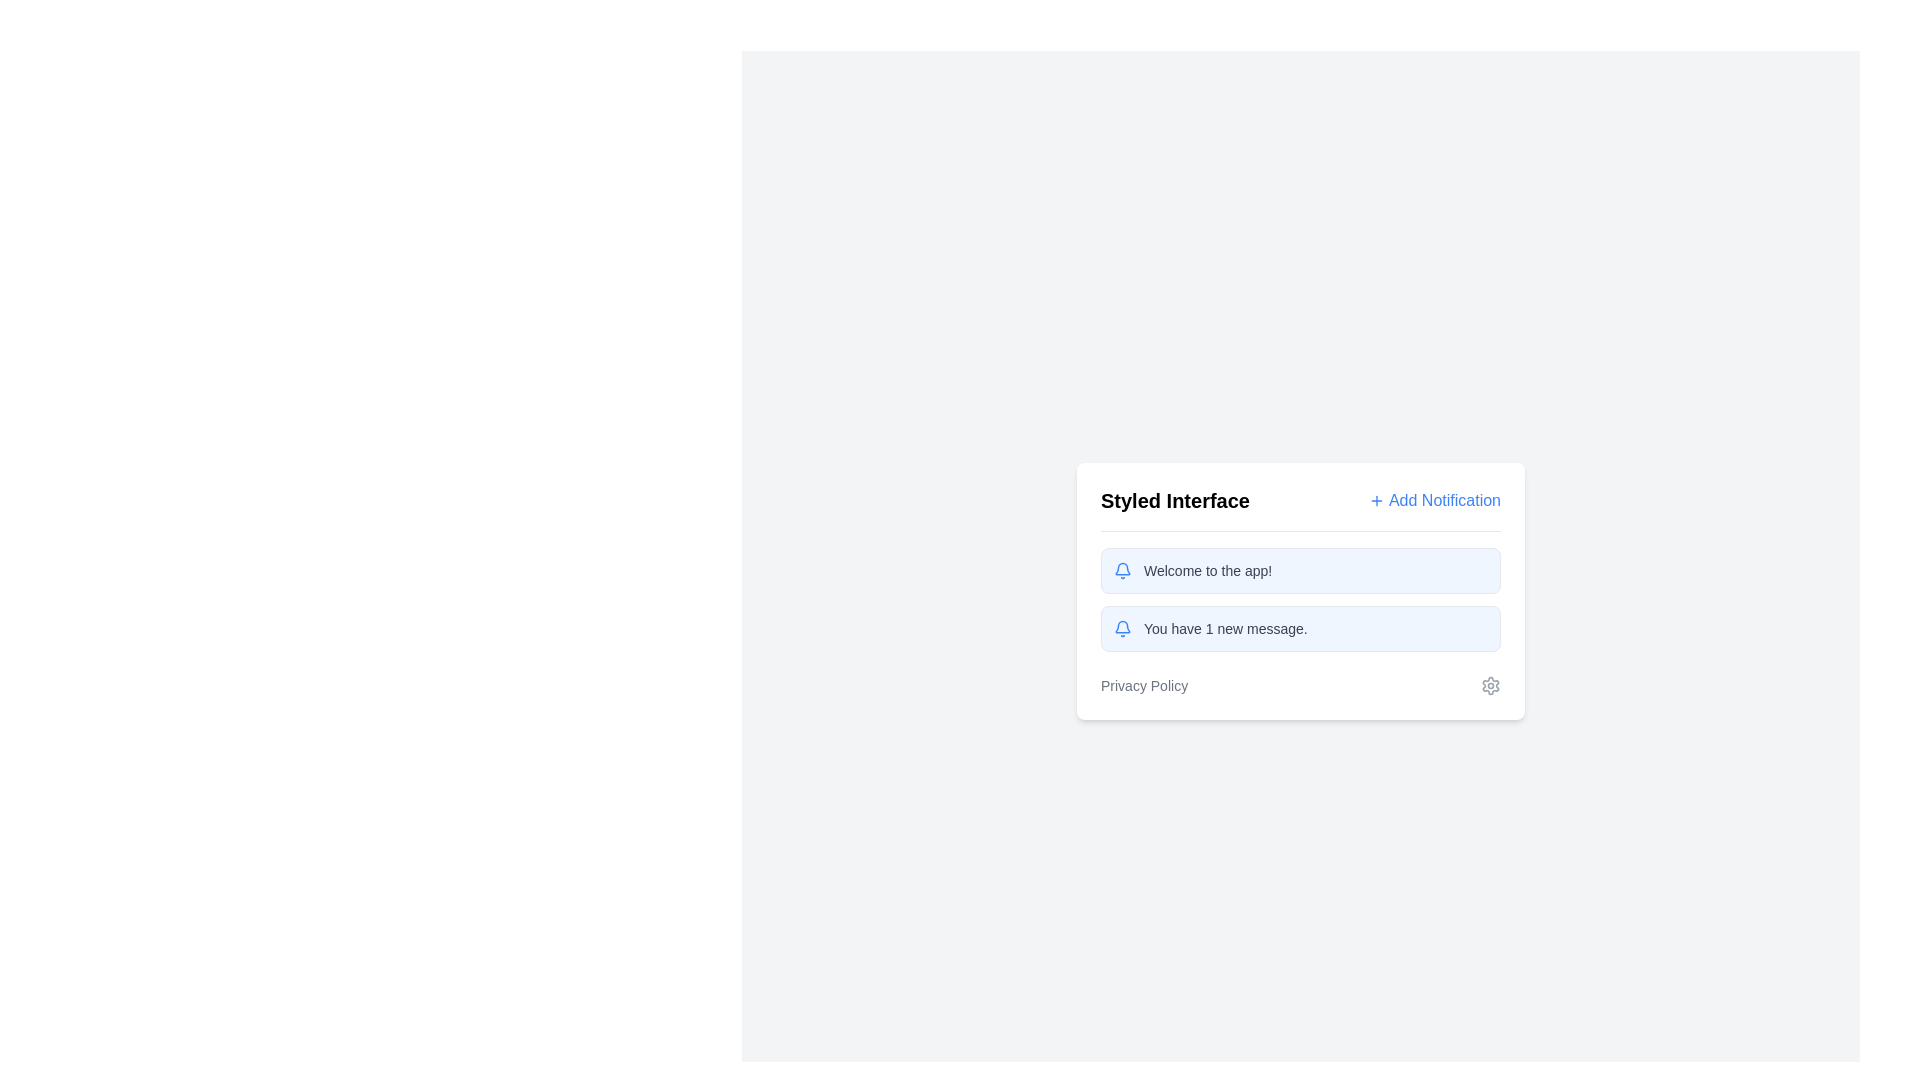 The image size is (1920, 1080). Describe the element at coordinates (1376, 499) in the screenshot. I see `the 'Add Notification' icon located to the left of the text for tooltip or visual feedback` at that location.